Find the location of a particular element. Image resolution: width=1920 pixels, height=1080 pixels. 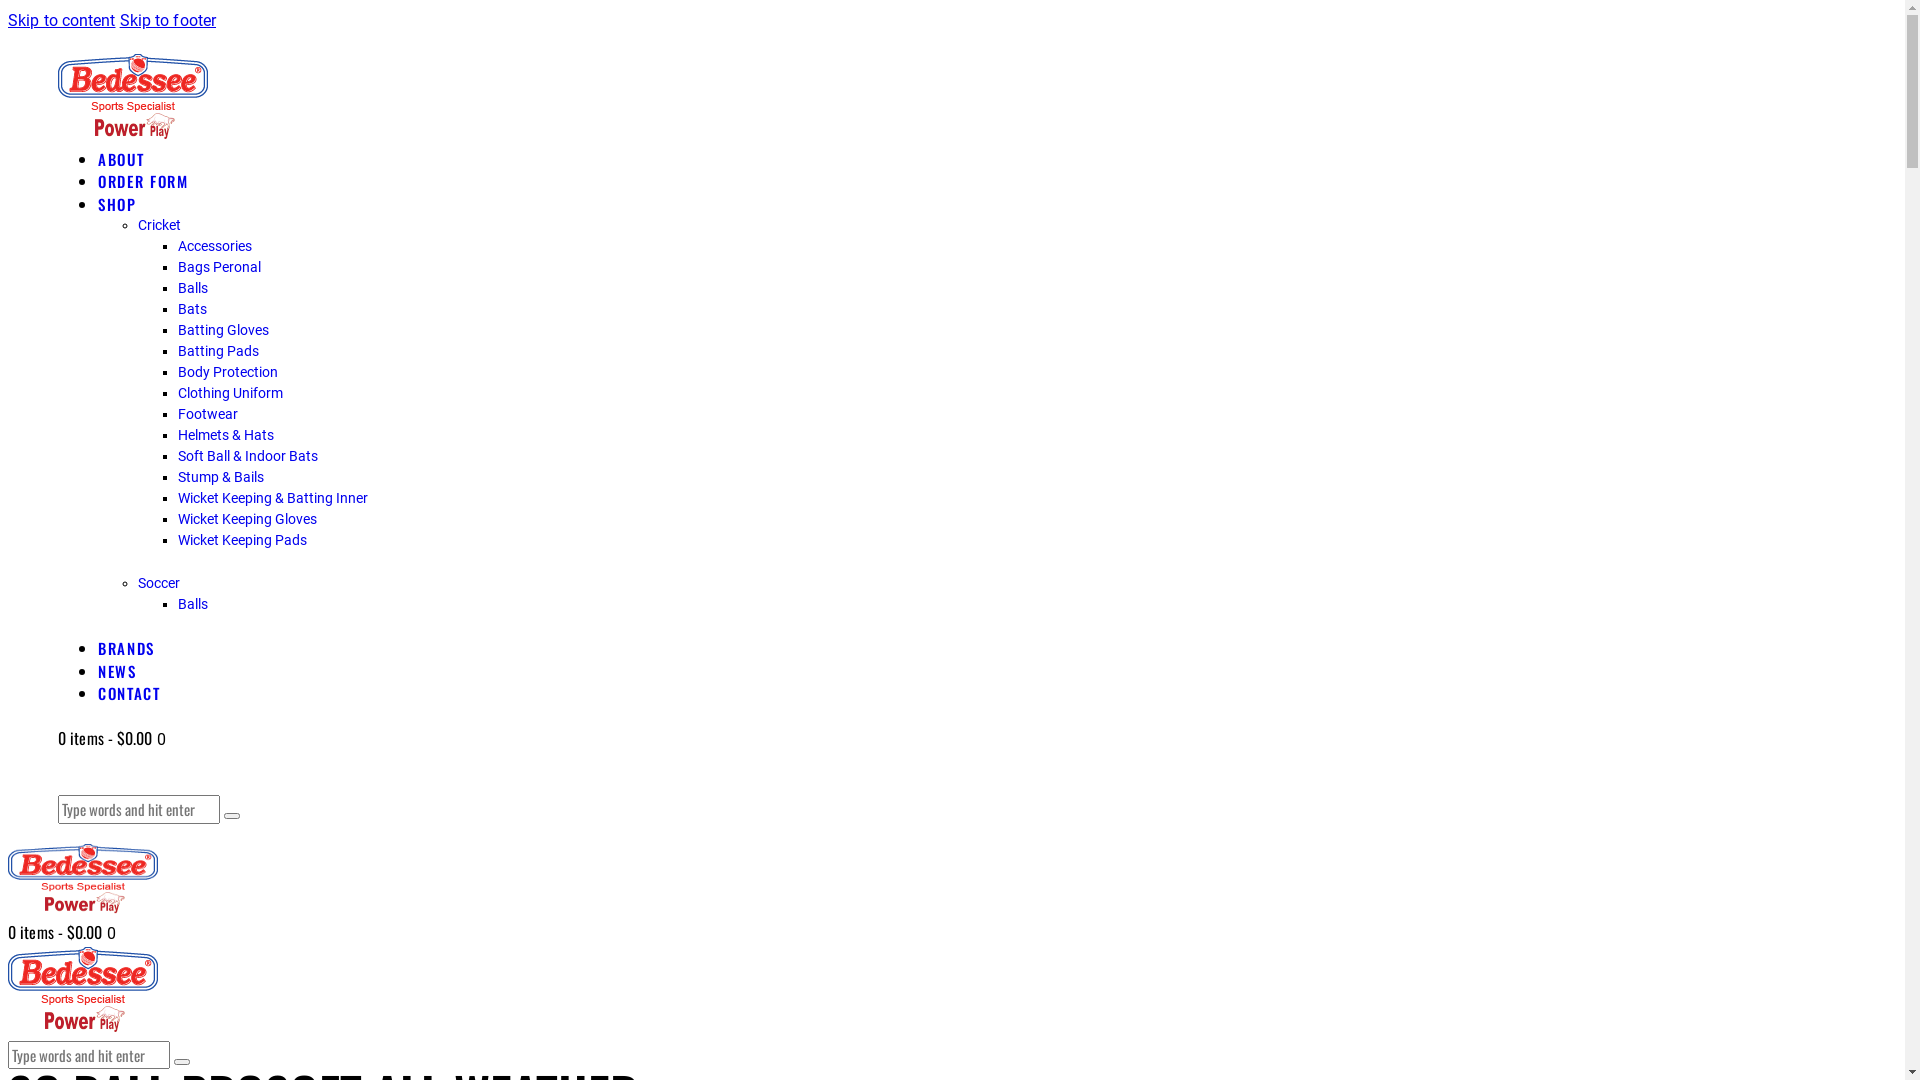

'Helmets & Hats' is located at coordinates (225, 434).